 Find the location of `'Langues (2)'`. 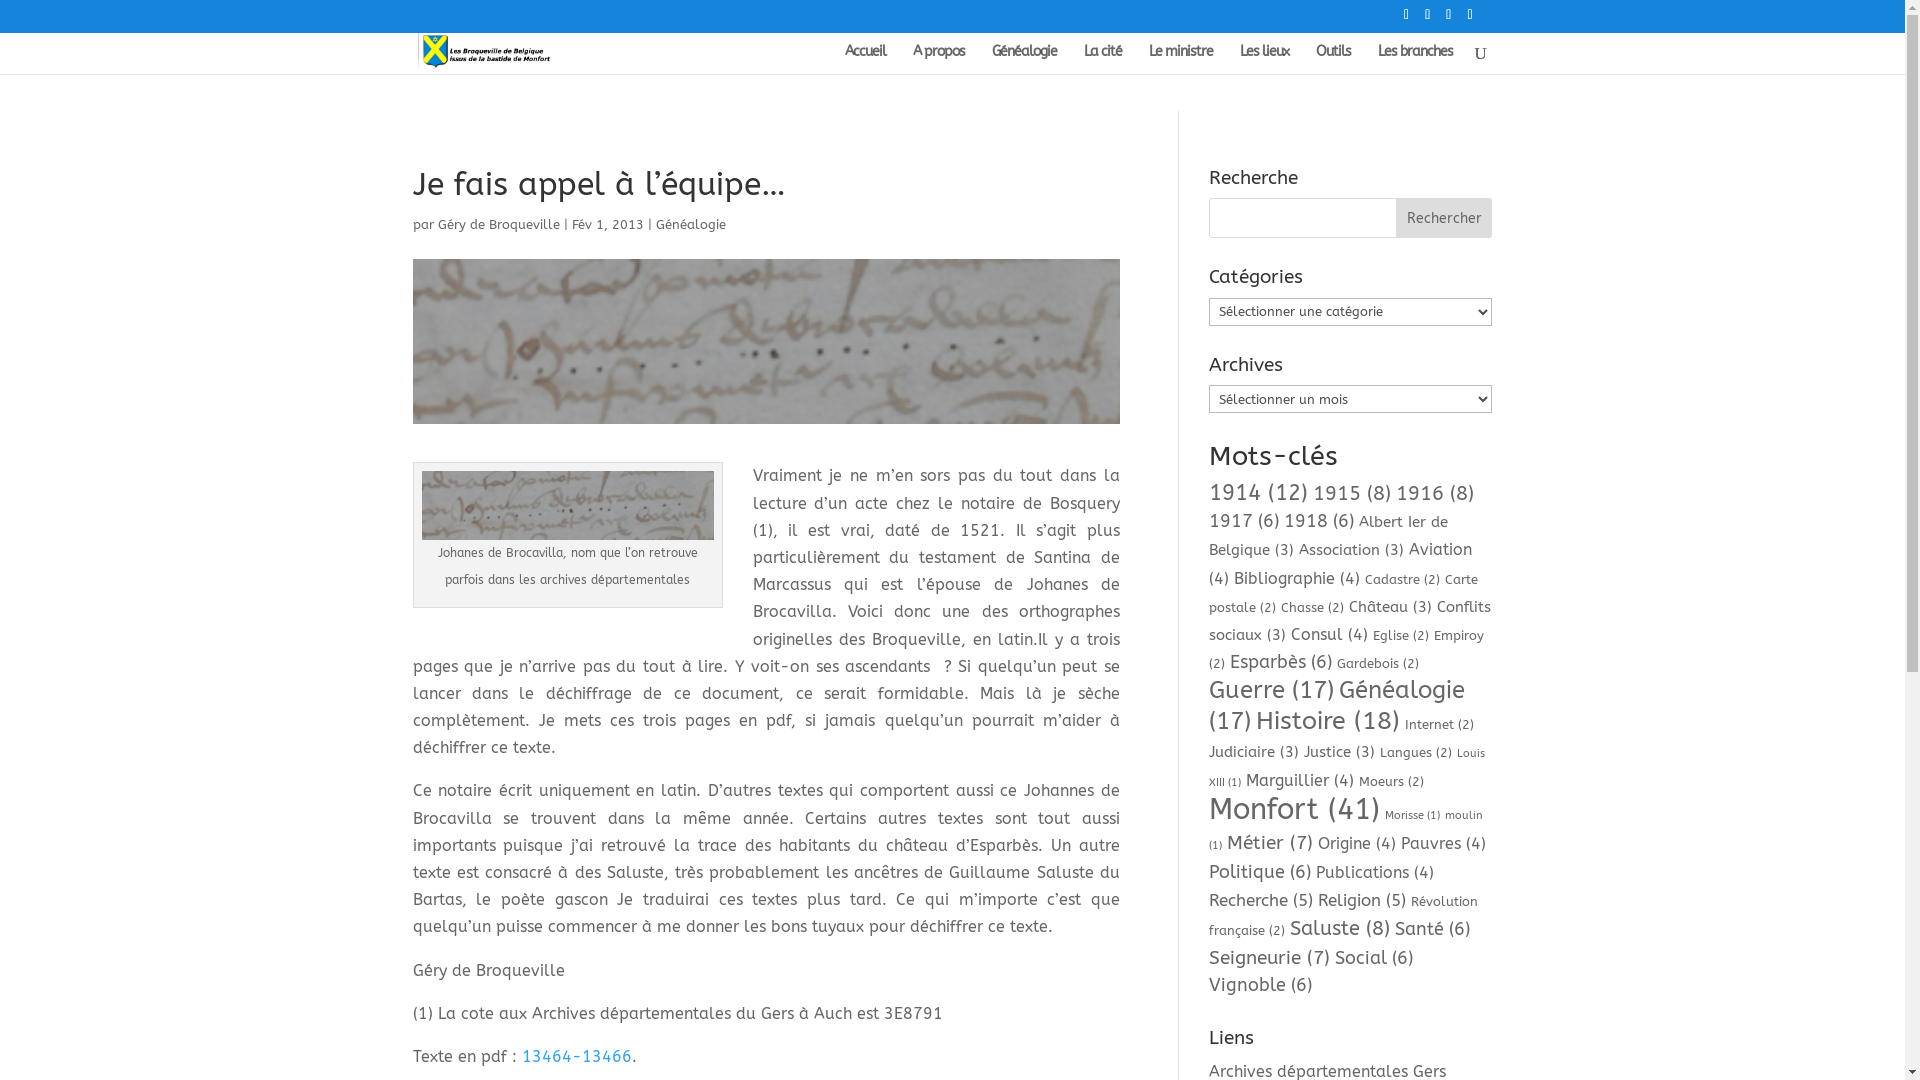

'Langues (2)' is located at coordinates (1415, 752).